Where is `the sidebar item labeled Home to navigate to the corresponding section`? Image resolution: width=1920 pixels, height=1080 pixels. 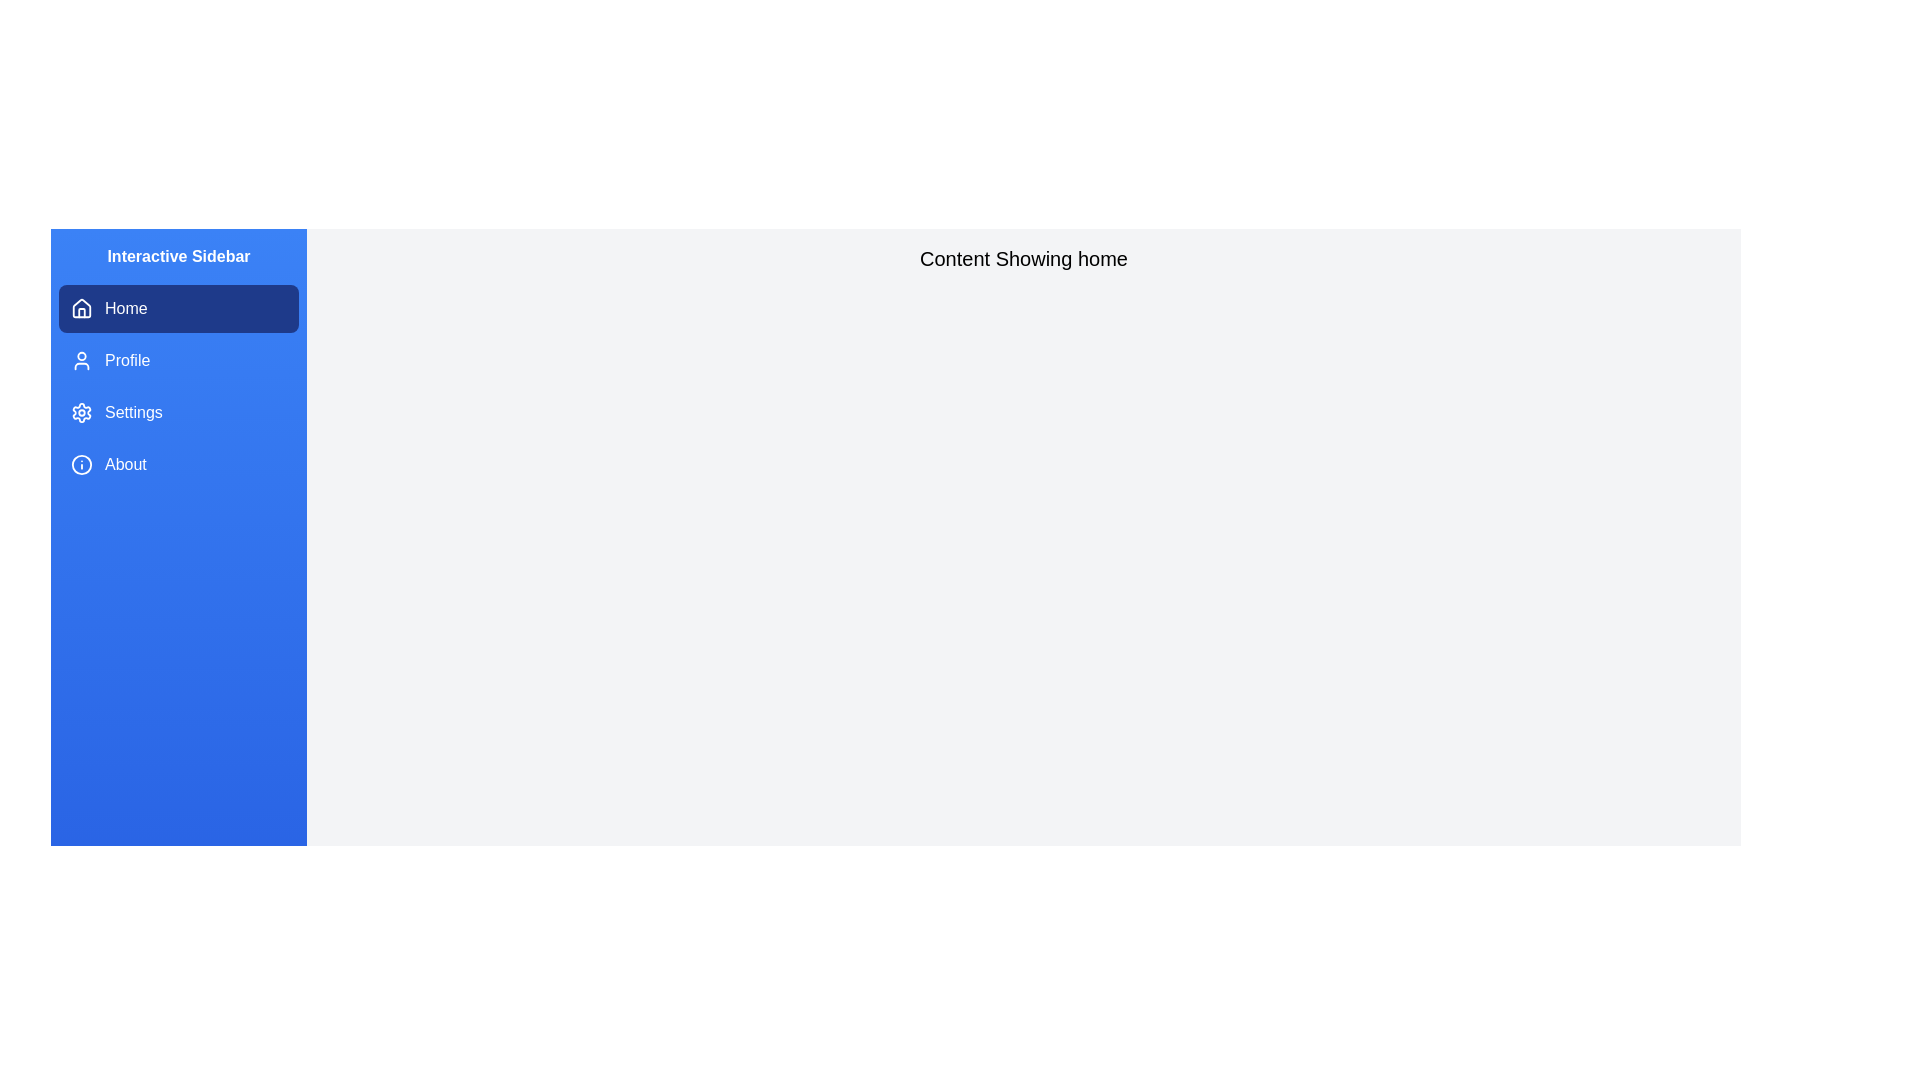
the sidebar item labeled Home to navigate to the corresponding section is located at coordinates (178, 308).